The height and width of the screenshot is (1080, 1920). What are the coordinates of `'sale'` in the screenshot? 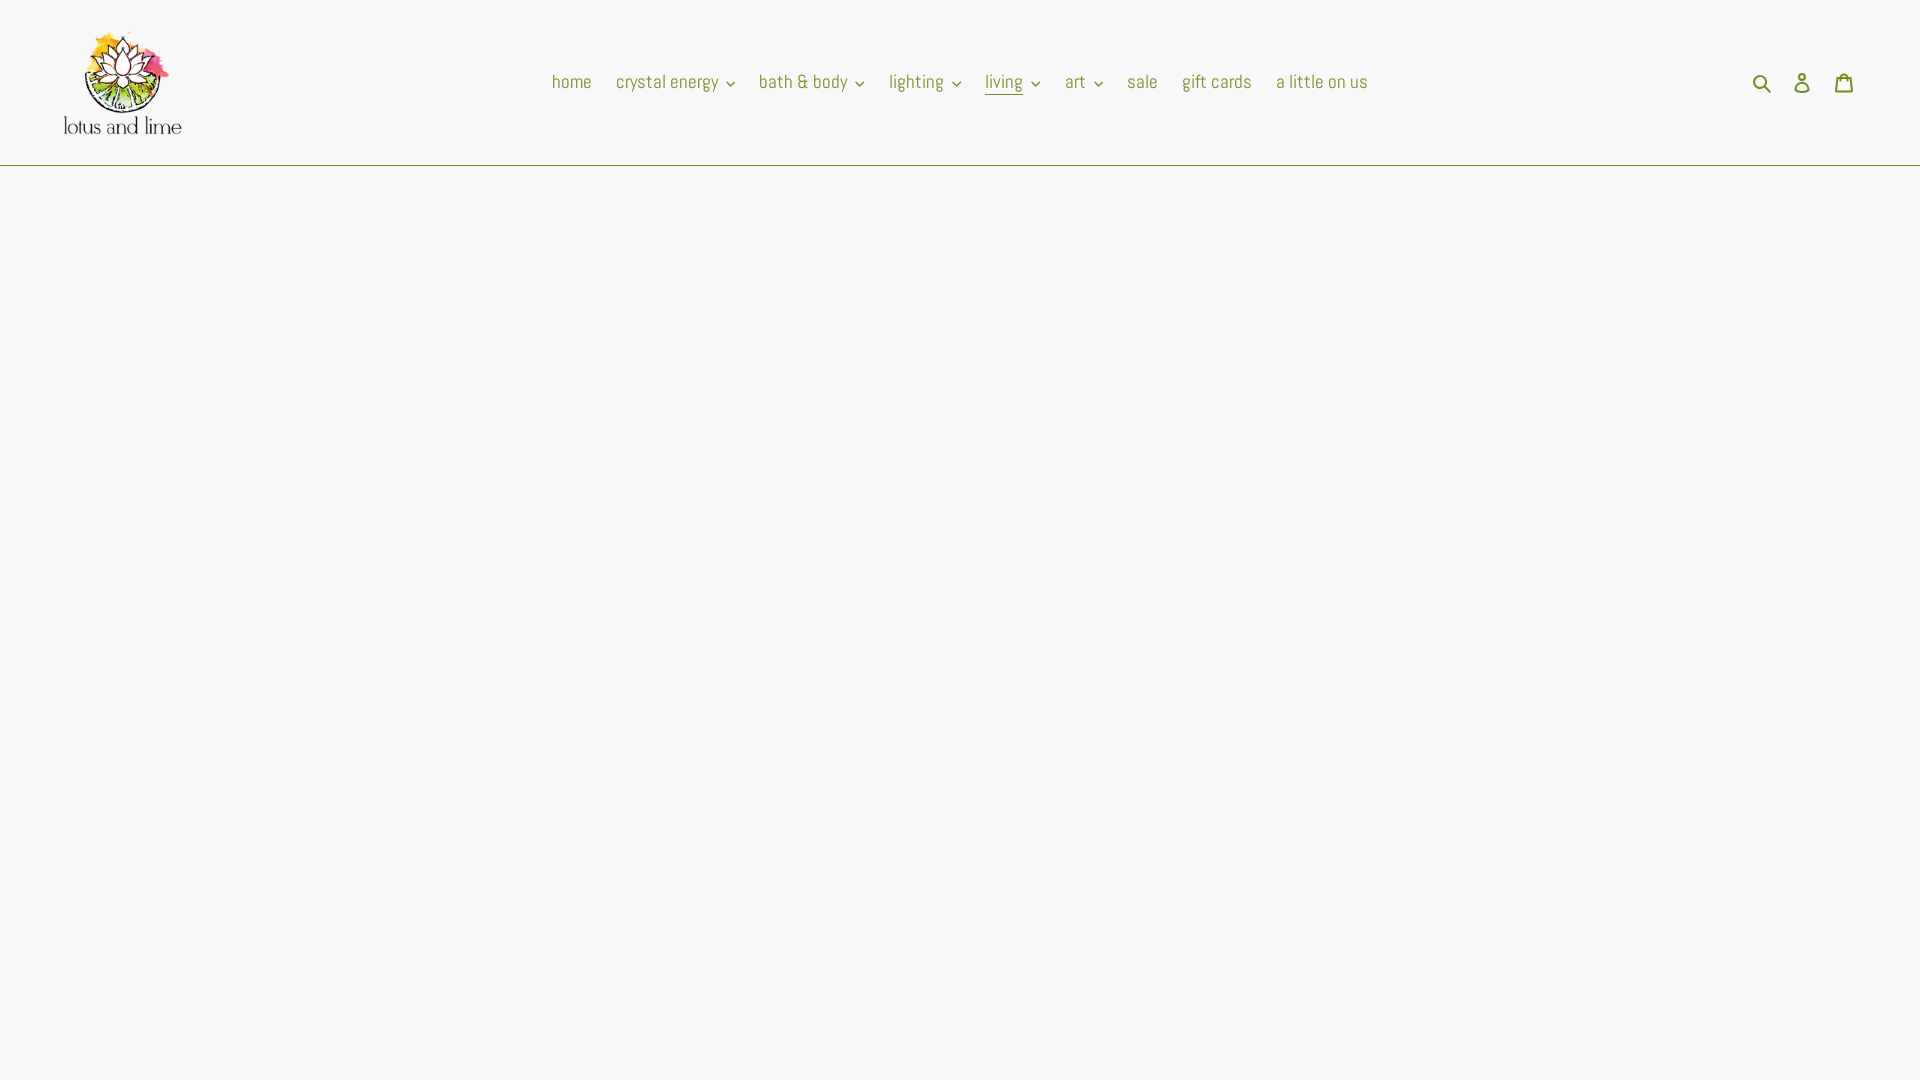 It's located at (1116, 81).